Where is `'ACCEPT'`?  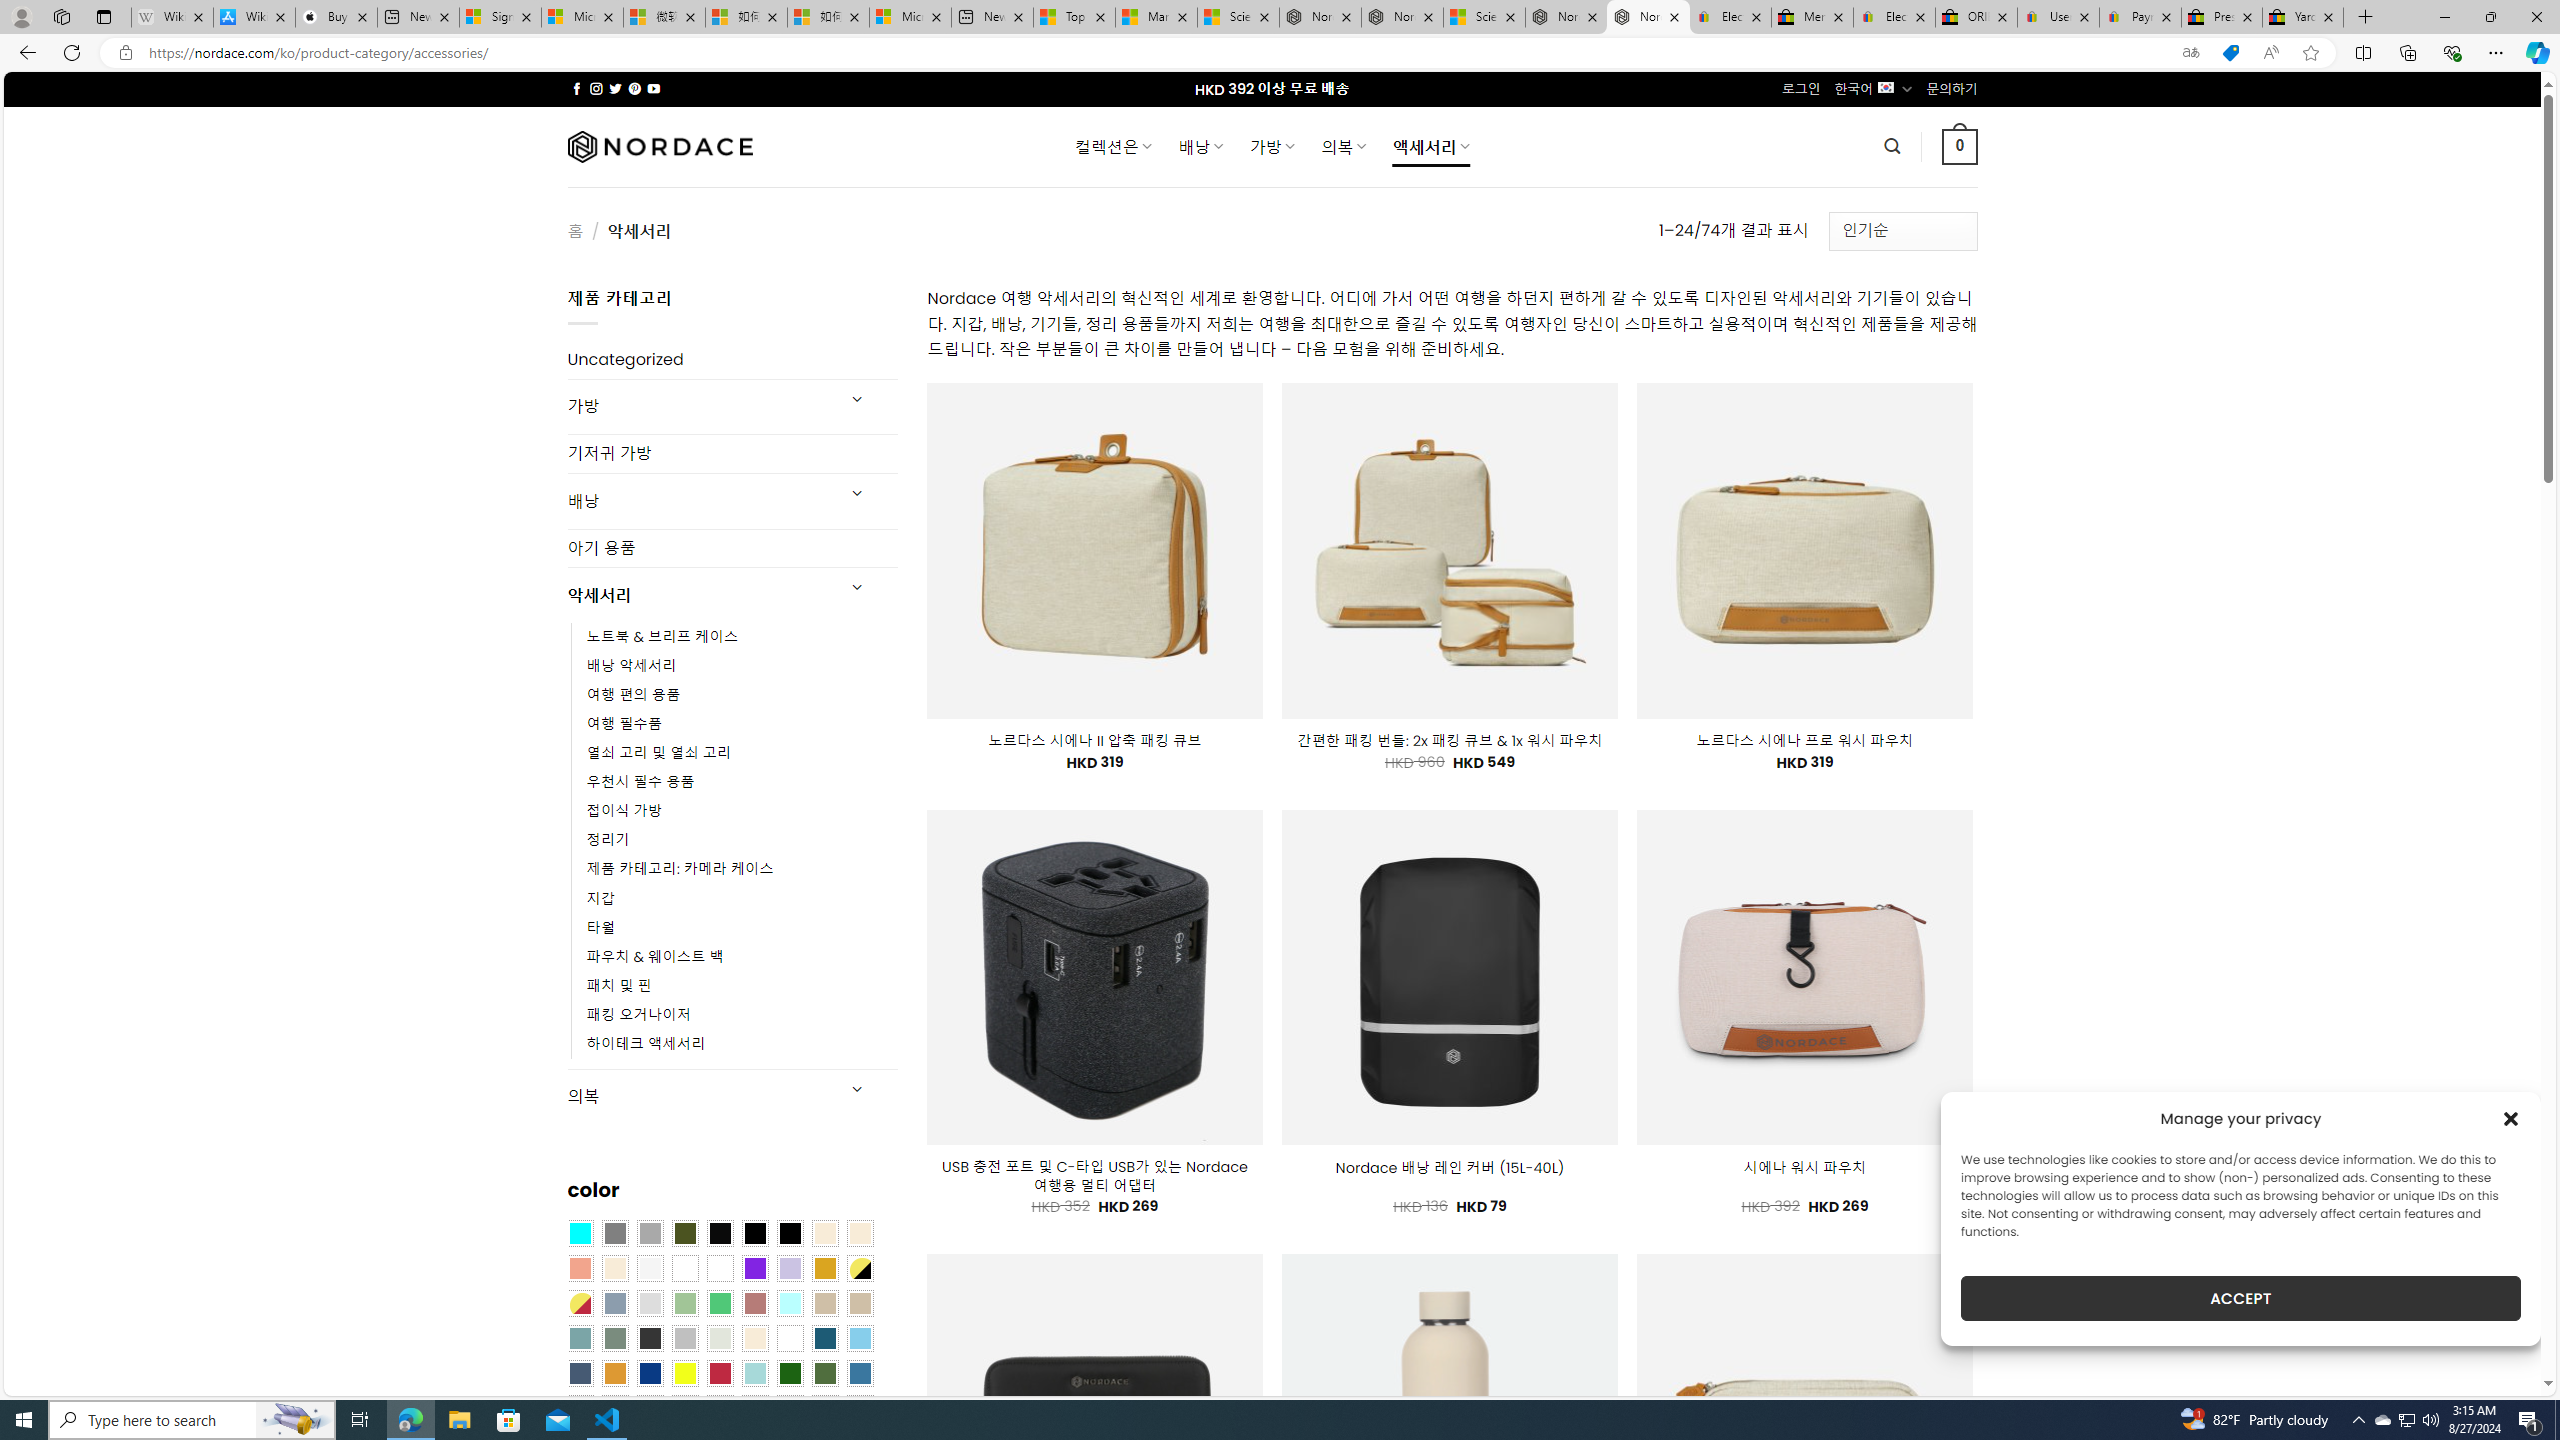
'ACCEPT' is located at coordinates (2241, 1298).